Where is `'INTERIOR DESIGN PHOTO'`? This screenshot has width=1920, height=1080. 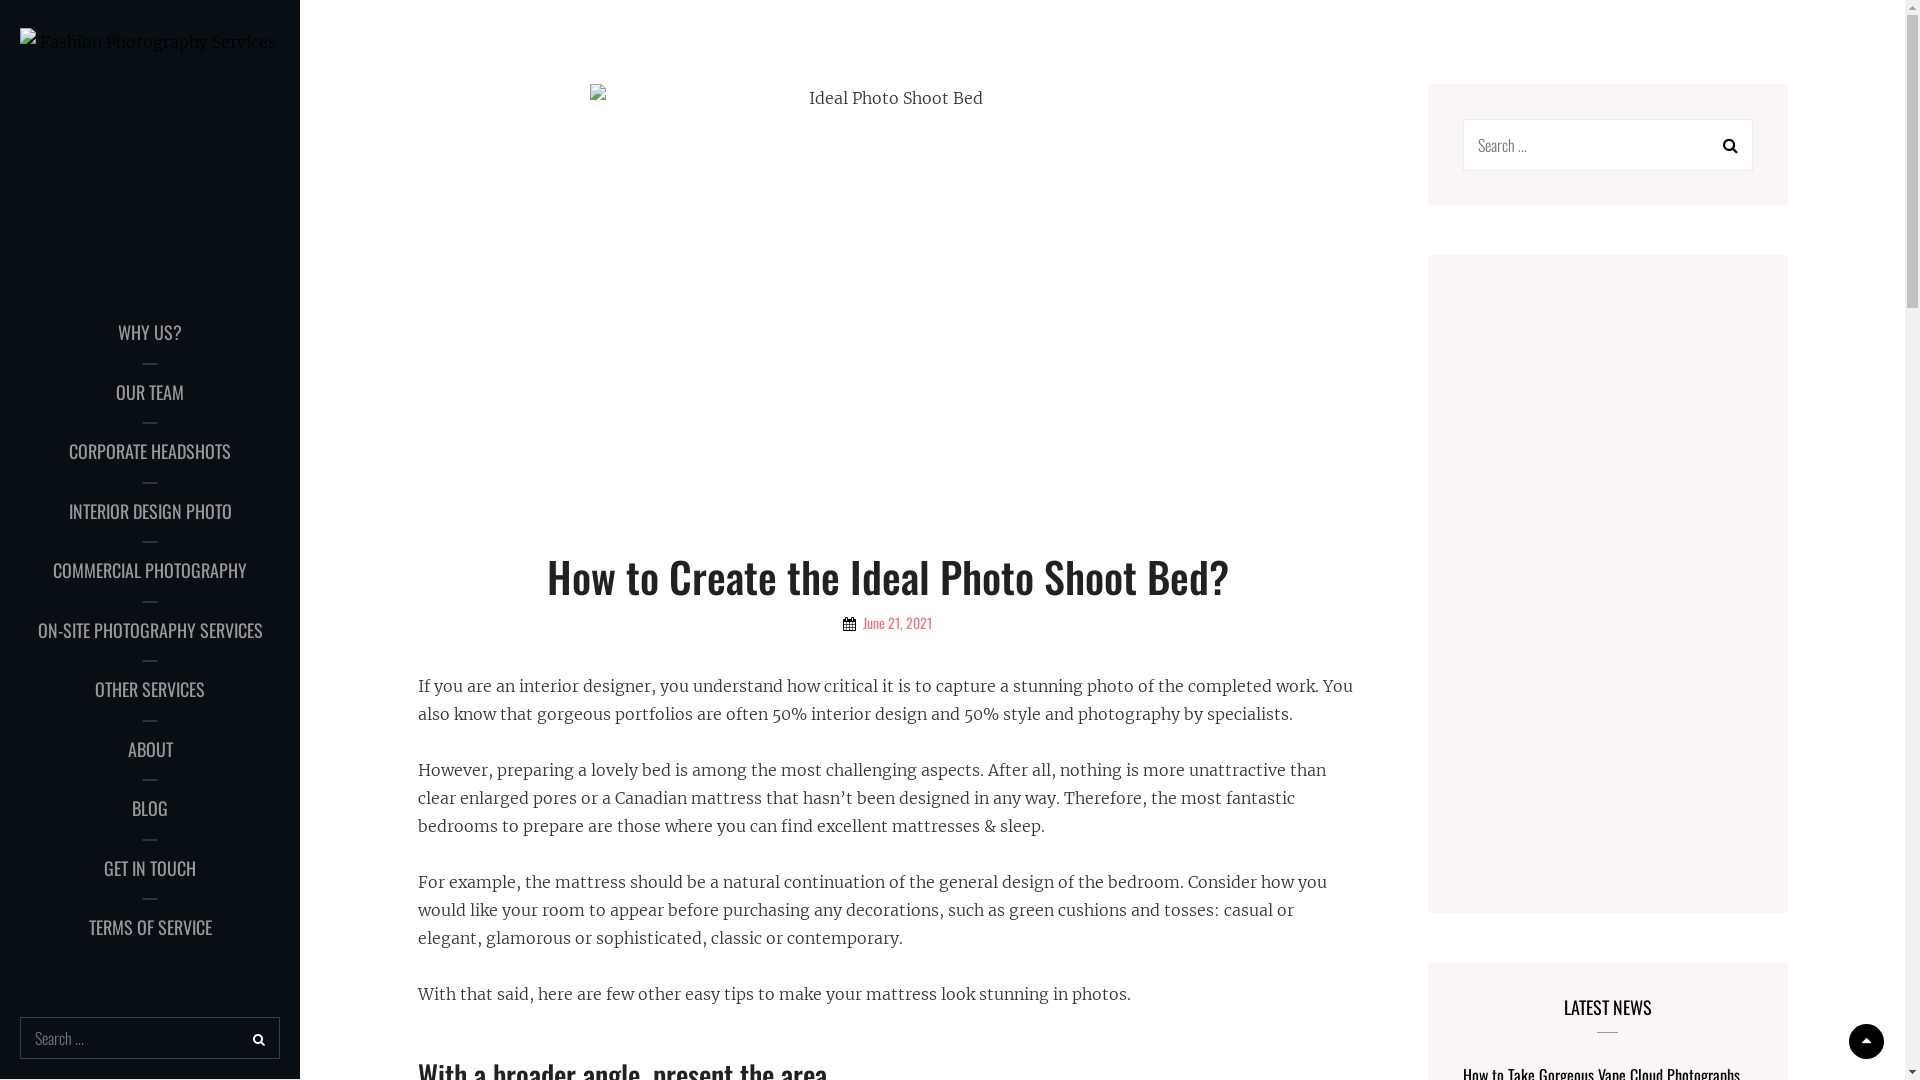
'INTERIOR DESIGN PHOTO' is located at coordinates (148, 511).